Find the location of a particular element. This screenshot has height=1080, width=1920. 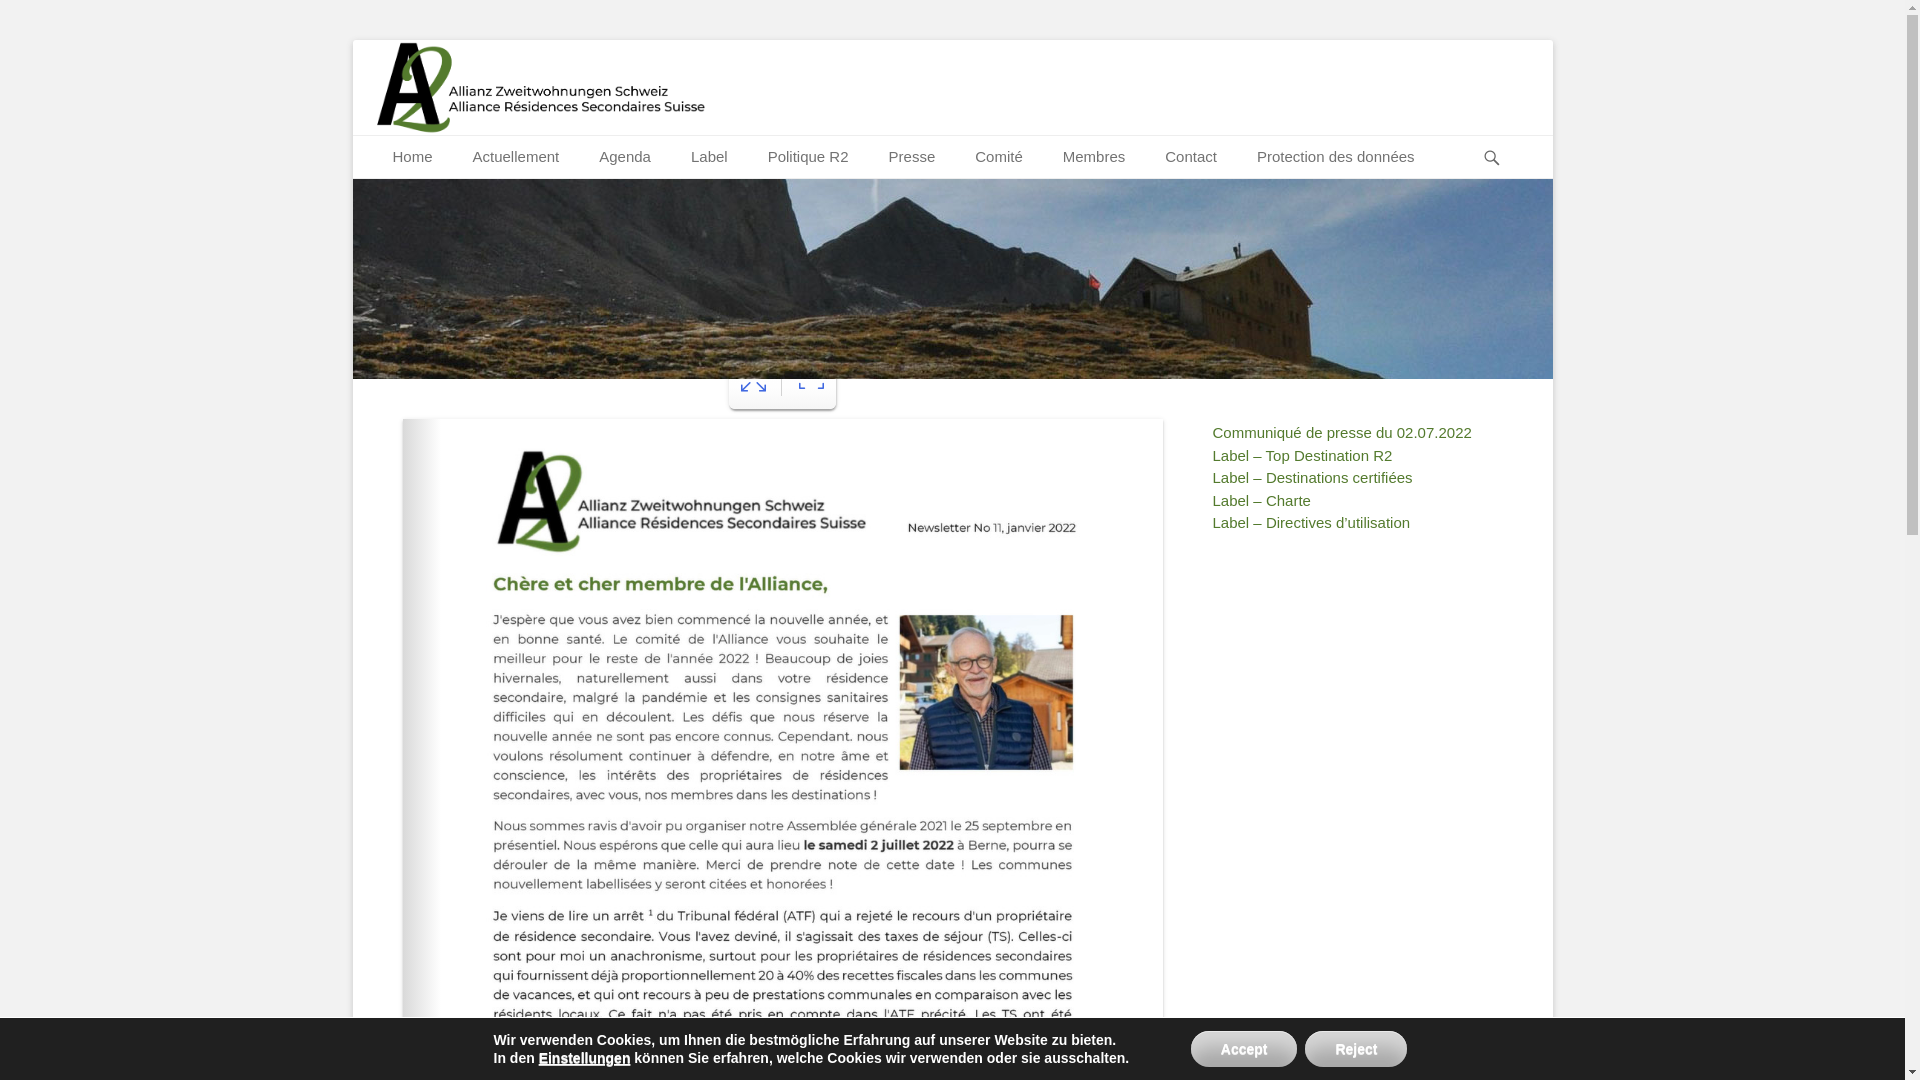

'Einstellungen' is located at coordinates (584, 1056).